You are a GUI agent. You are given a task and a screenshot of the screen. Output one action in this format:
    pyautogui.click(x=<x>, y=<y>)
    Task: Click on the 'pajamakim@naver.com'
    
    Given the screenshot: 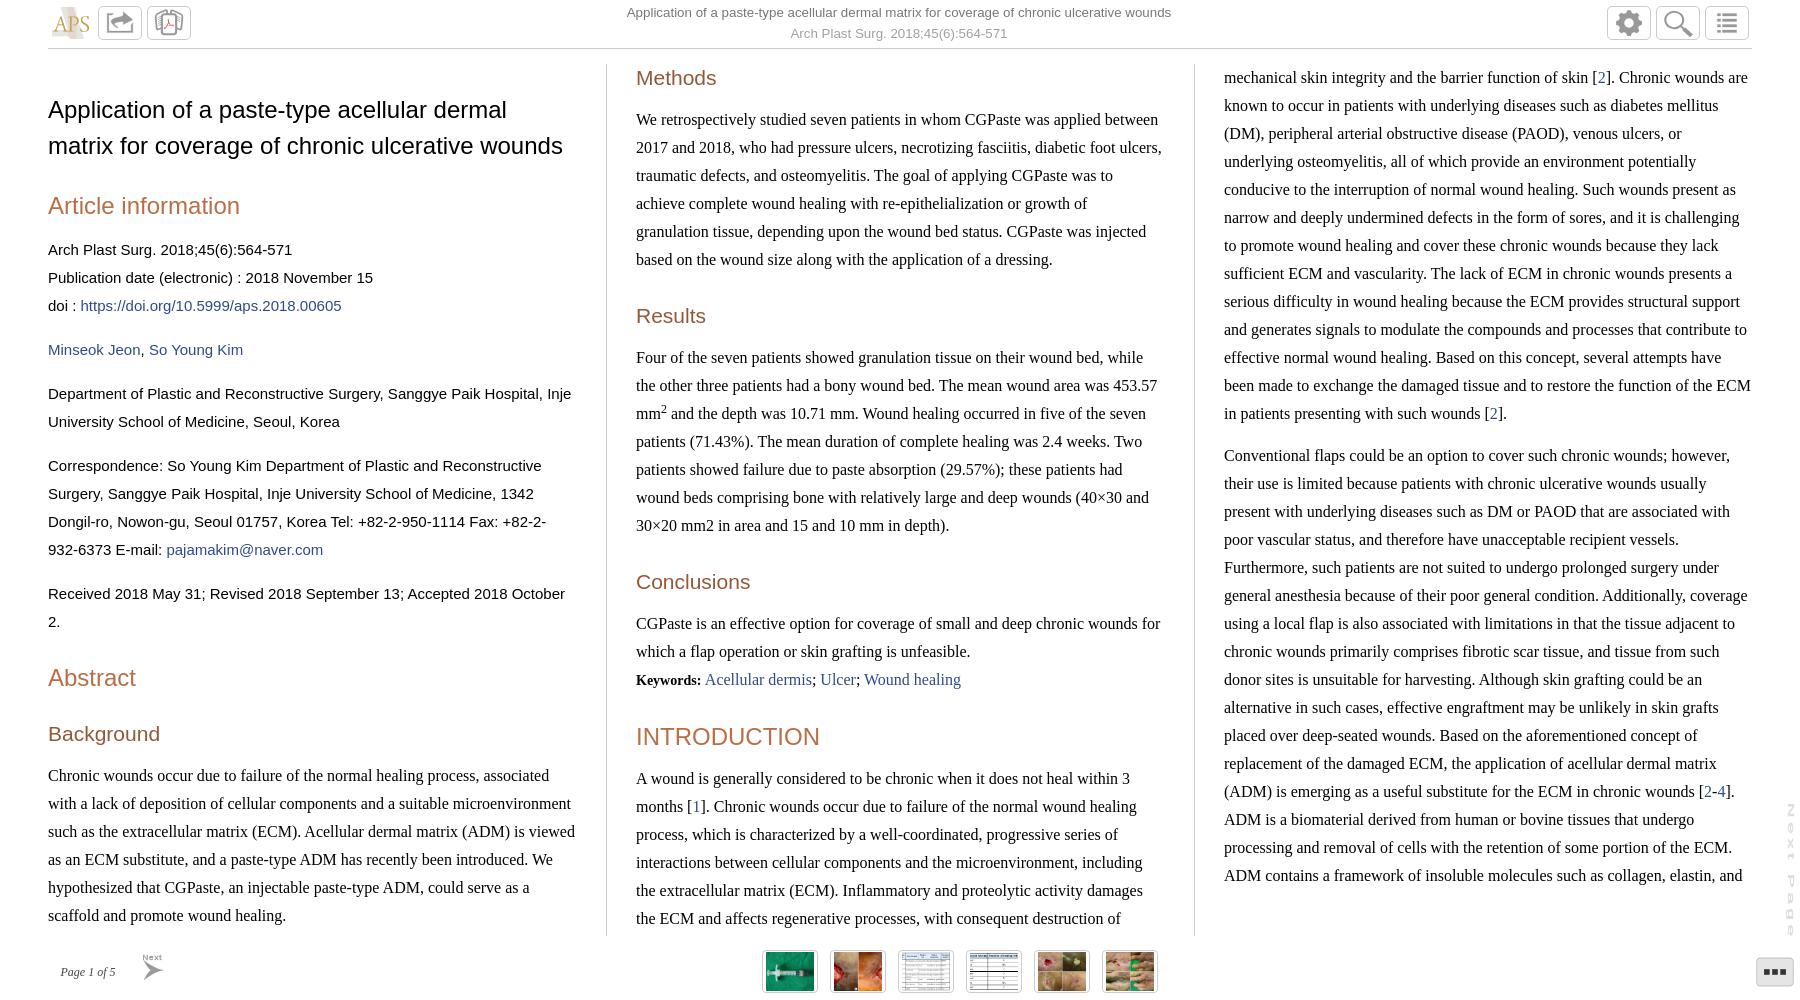 What is the action you would take?
    pyautogui.click(x=243, y=549)
    